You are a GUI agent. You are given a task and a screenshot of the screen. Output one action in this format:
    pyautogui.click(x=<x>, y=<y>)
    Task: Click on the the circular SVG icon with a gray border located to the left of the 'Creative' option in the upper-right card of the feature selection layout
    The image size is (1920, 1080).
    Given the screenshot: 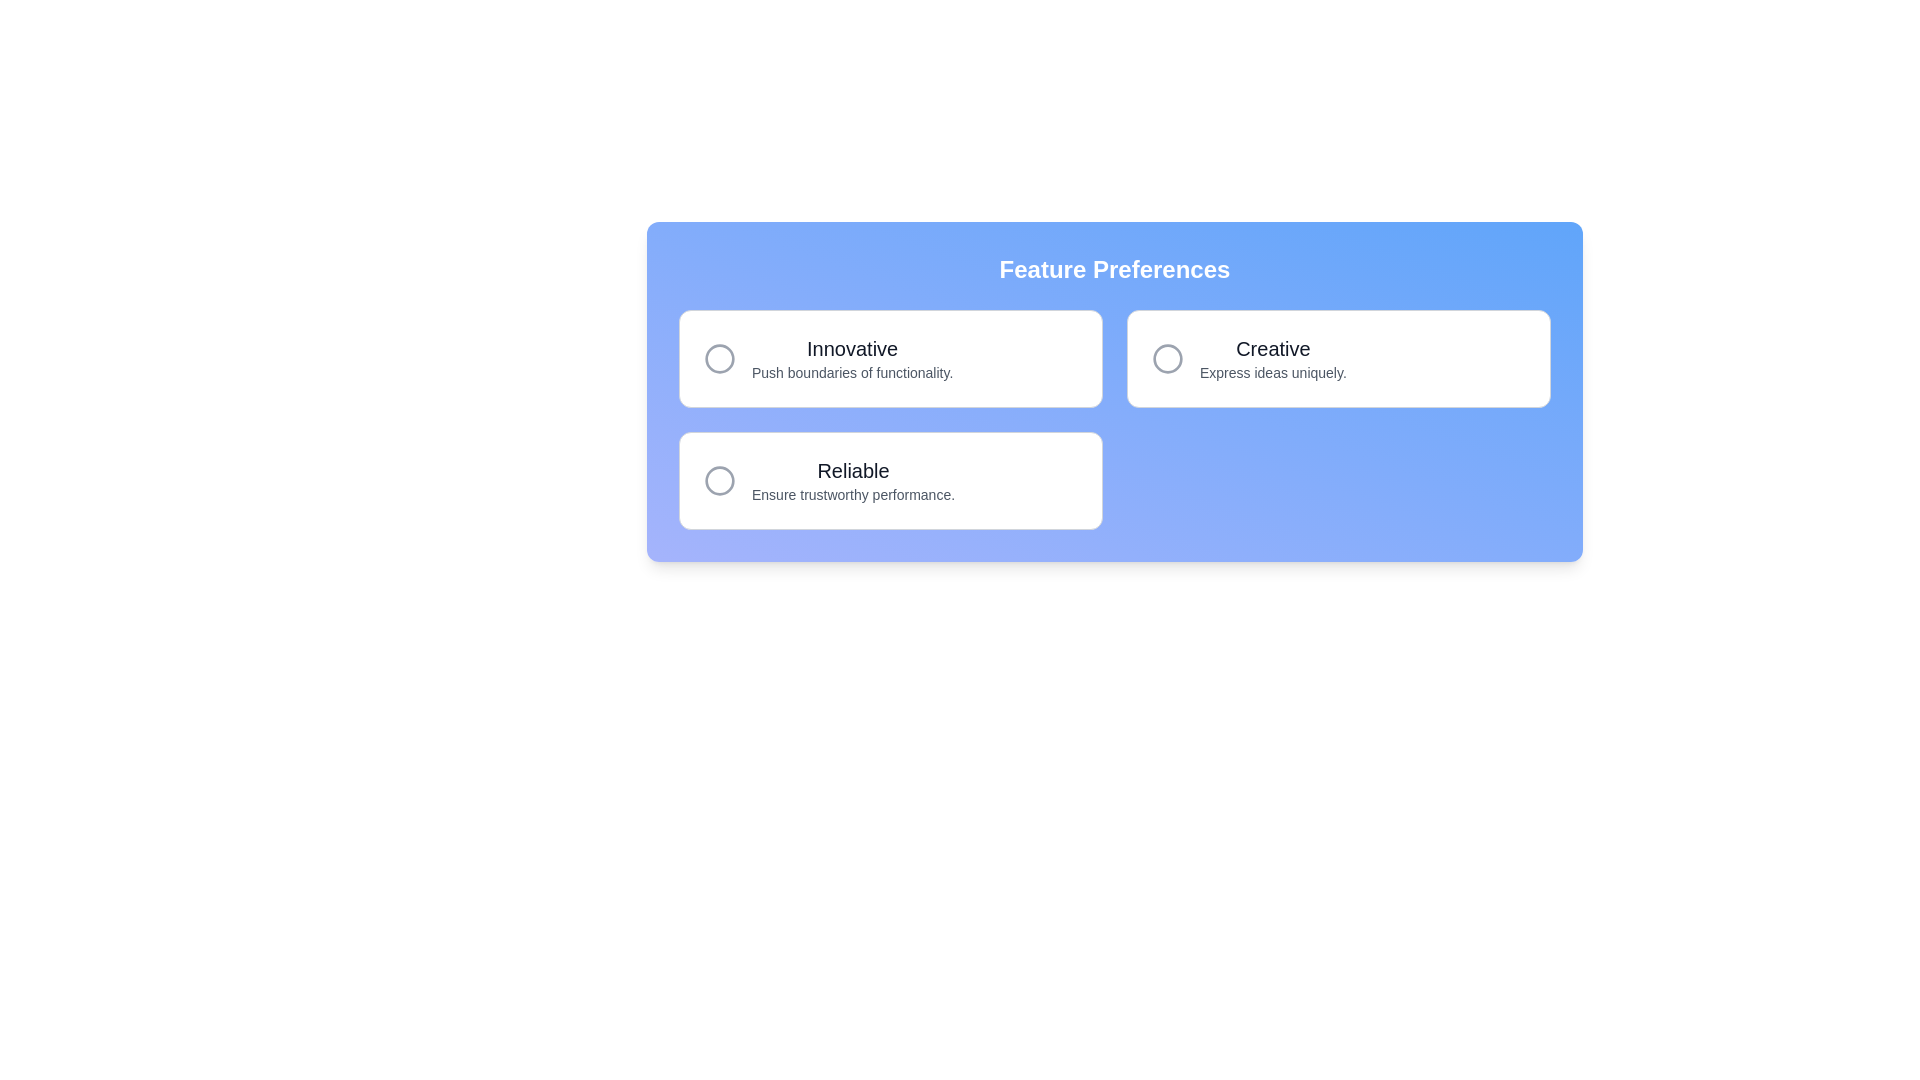 What is the action you would take?
    pyautogui.click(x=1167, y=357)
    